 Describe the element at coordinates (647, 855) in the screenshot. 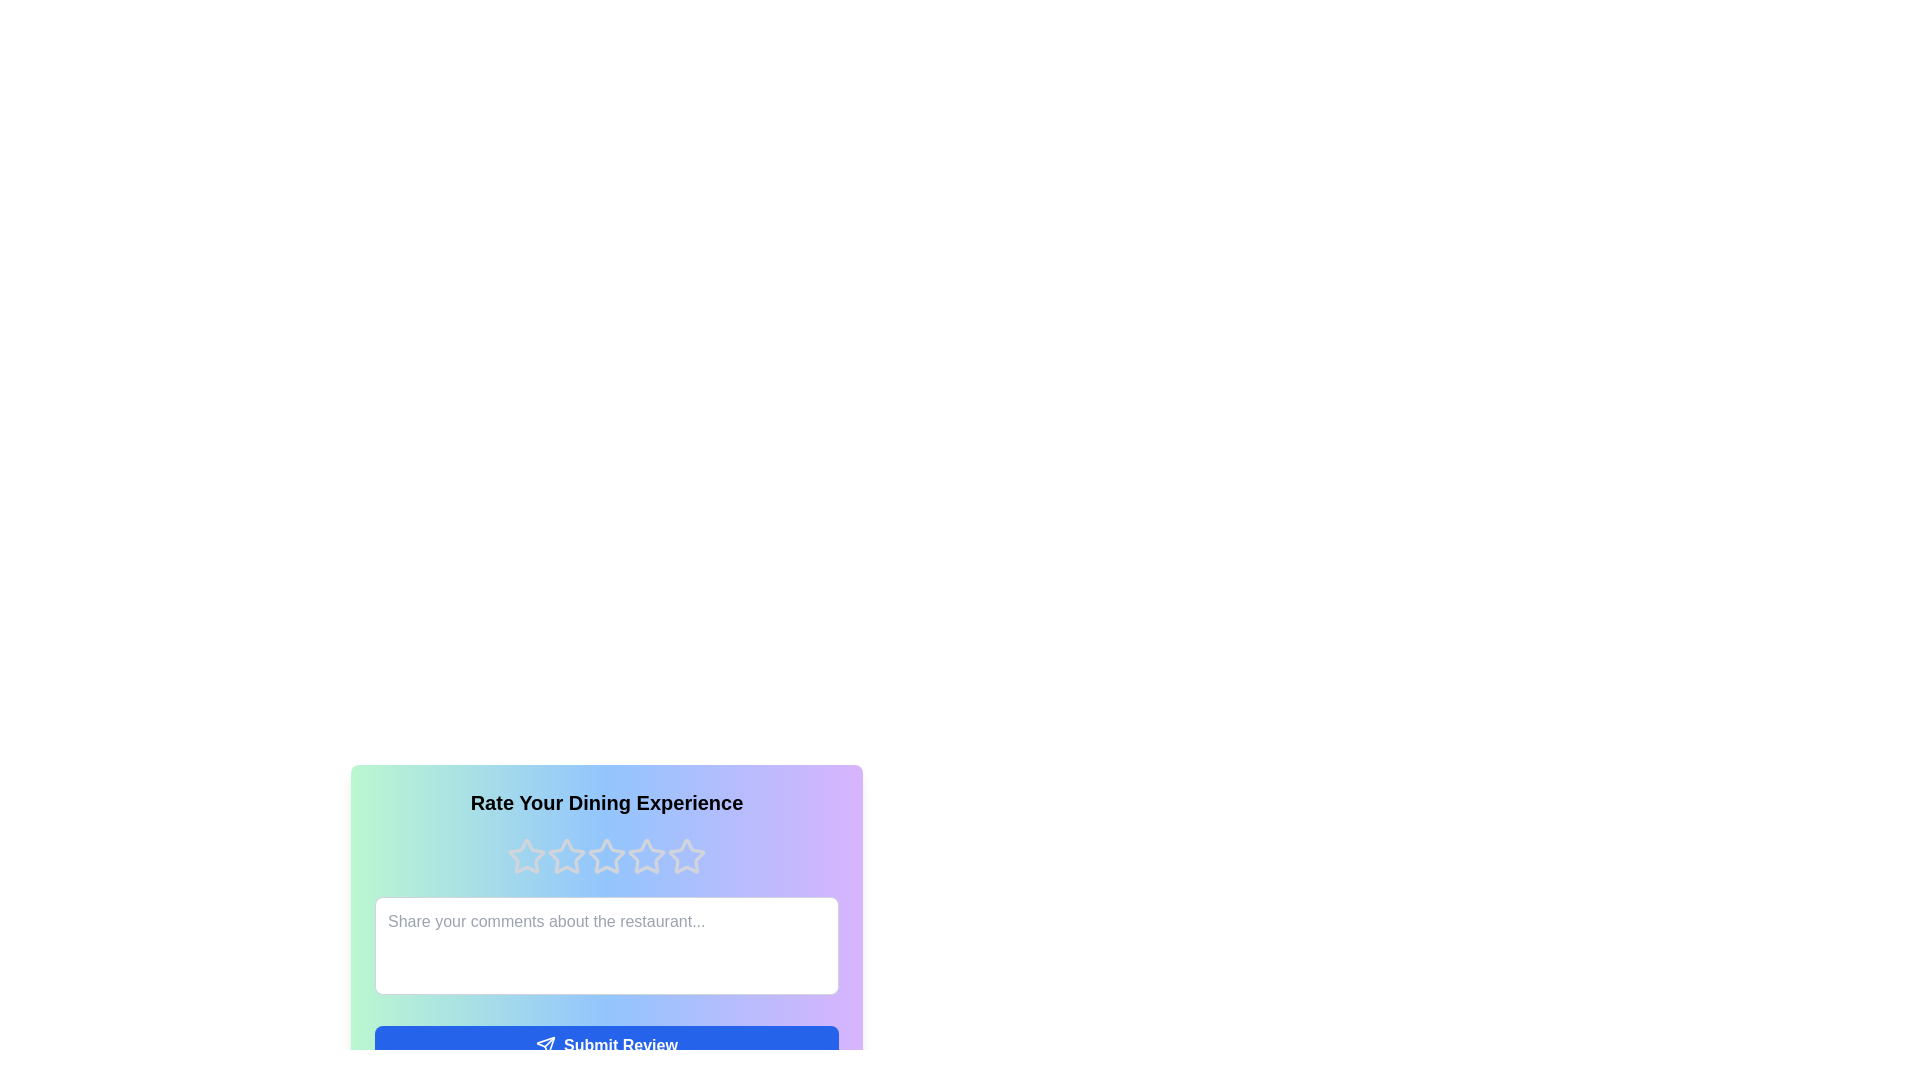

I see `the fourth rating star` at that location.